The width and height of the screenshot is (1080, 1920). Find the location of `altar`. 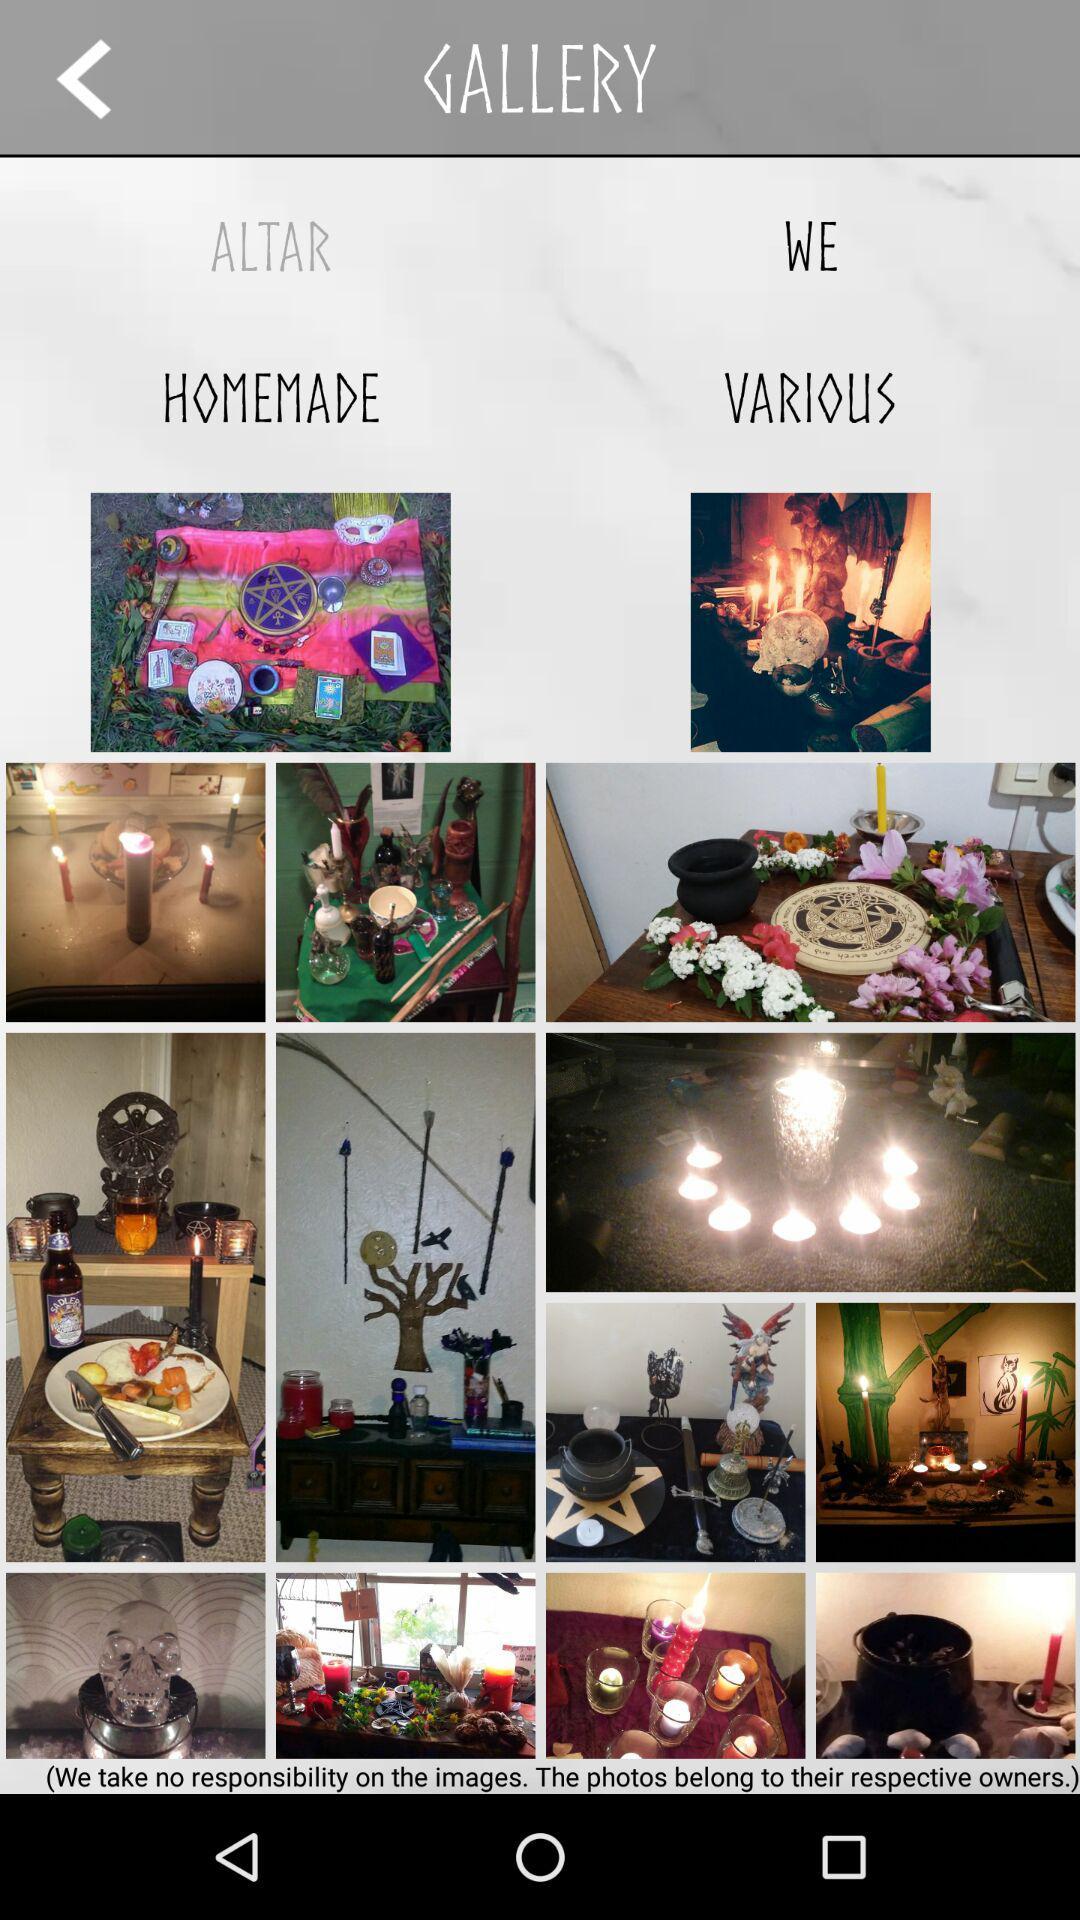

altar is located at coordinates (270, 245).